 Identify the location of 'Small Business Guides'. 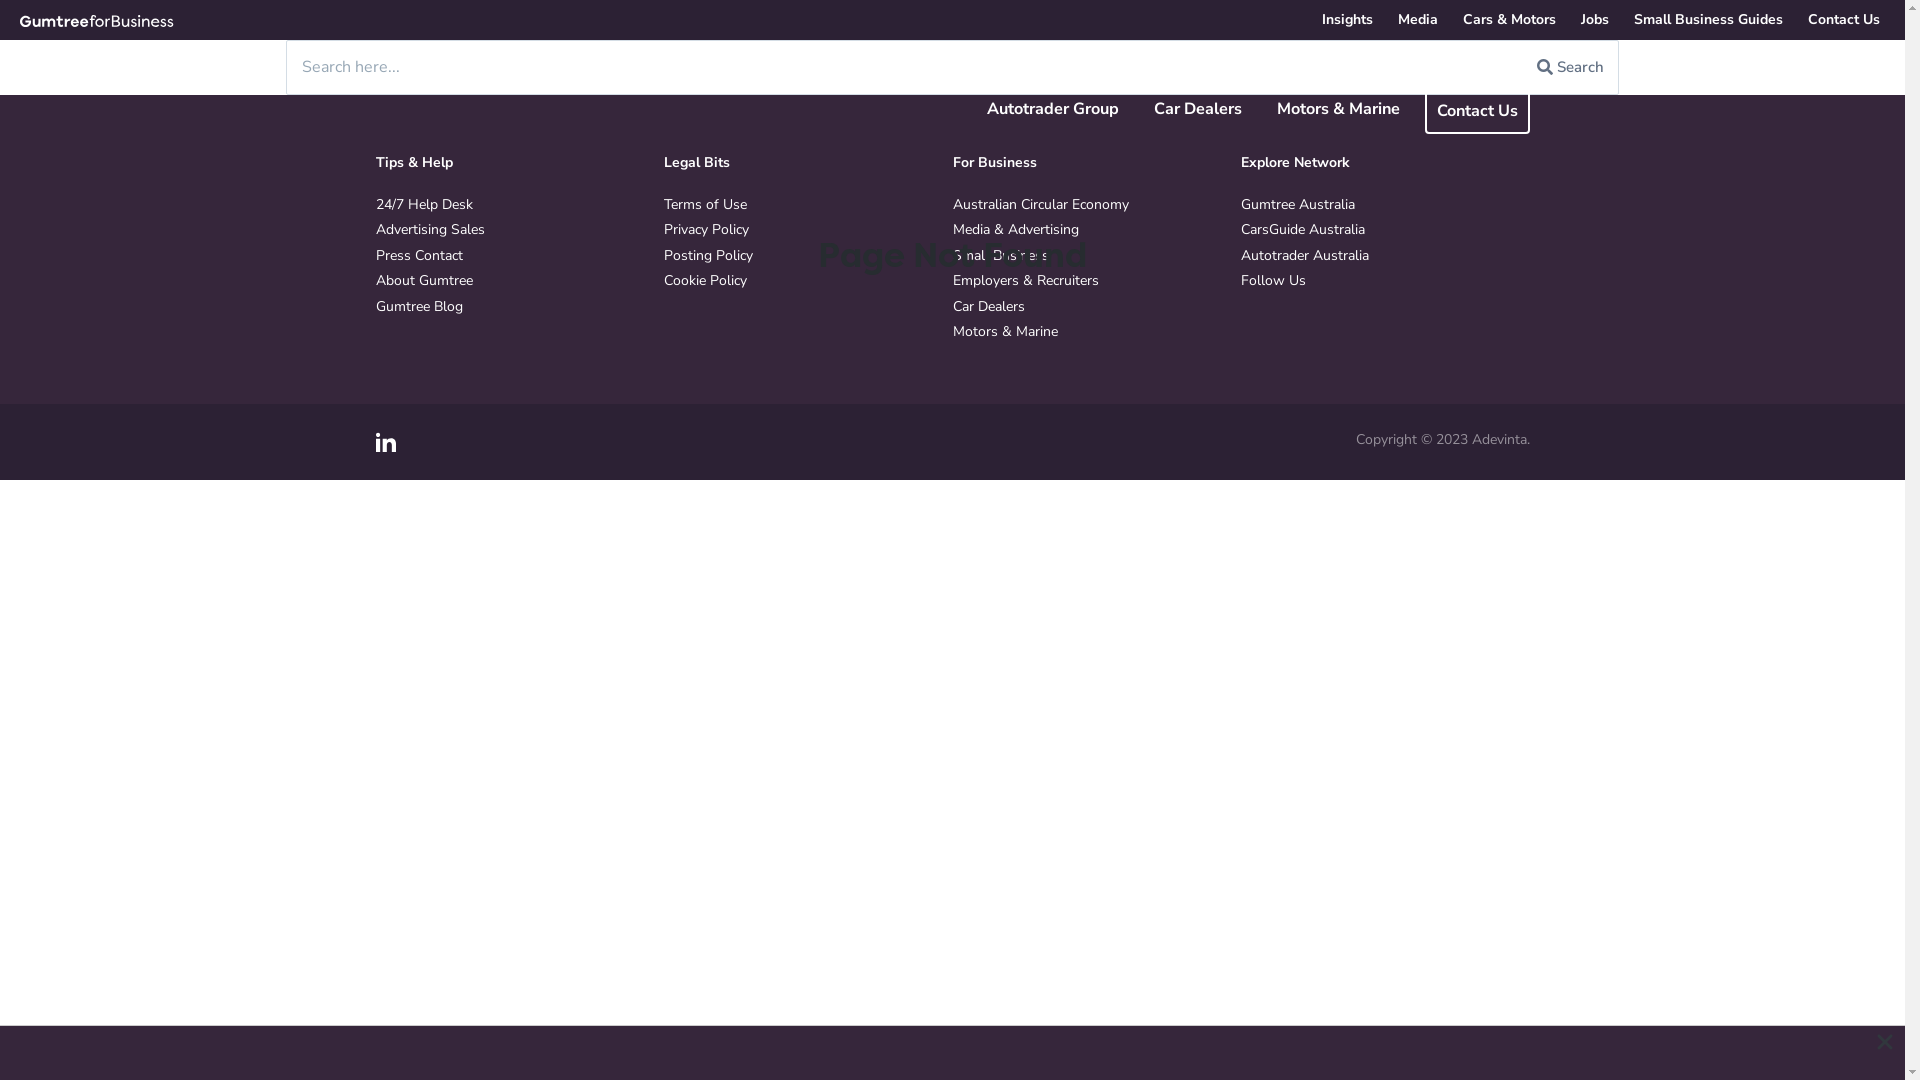
(1707, 19).